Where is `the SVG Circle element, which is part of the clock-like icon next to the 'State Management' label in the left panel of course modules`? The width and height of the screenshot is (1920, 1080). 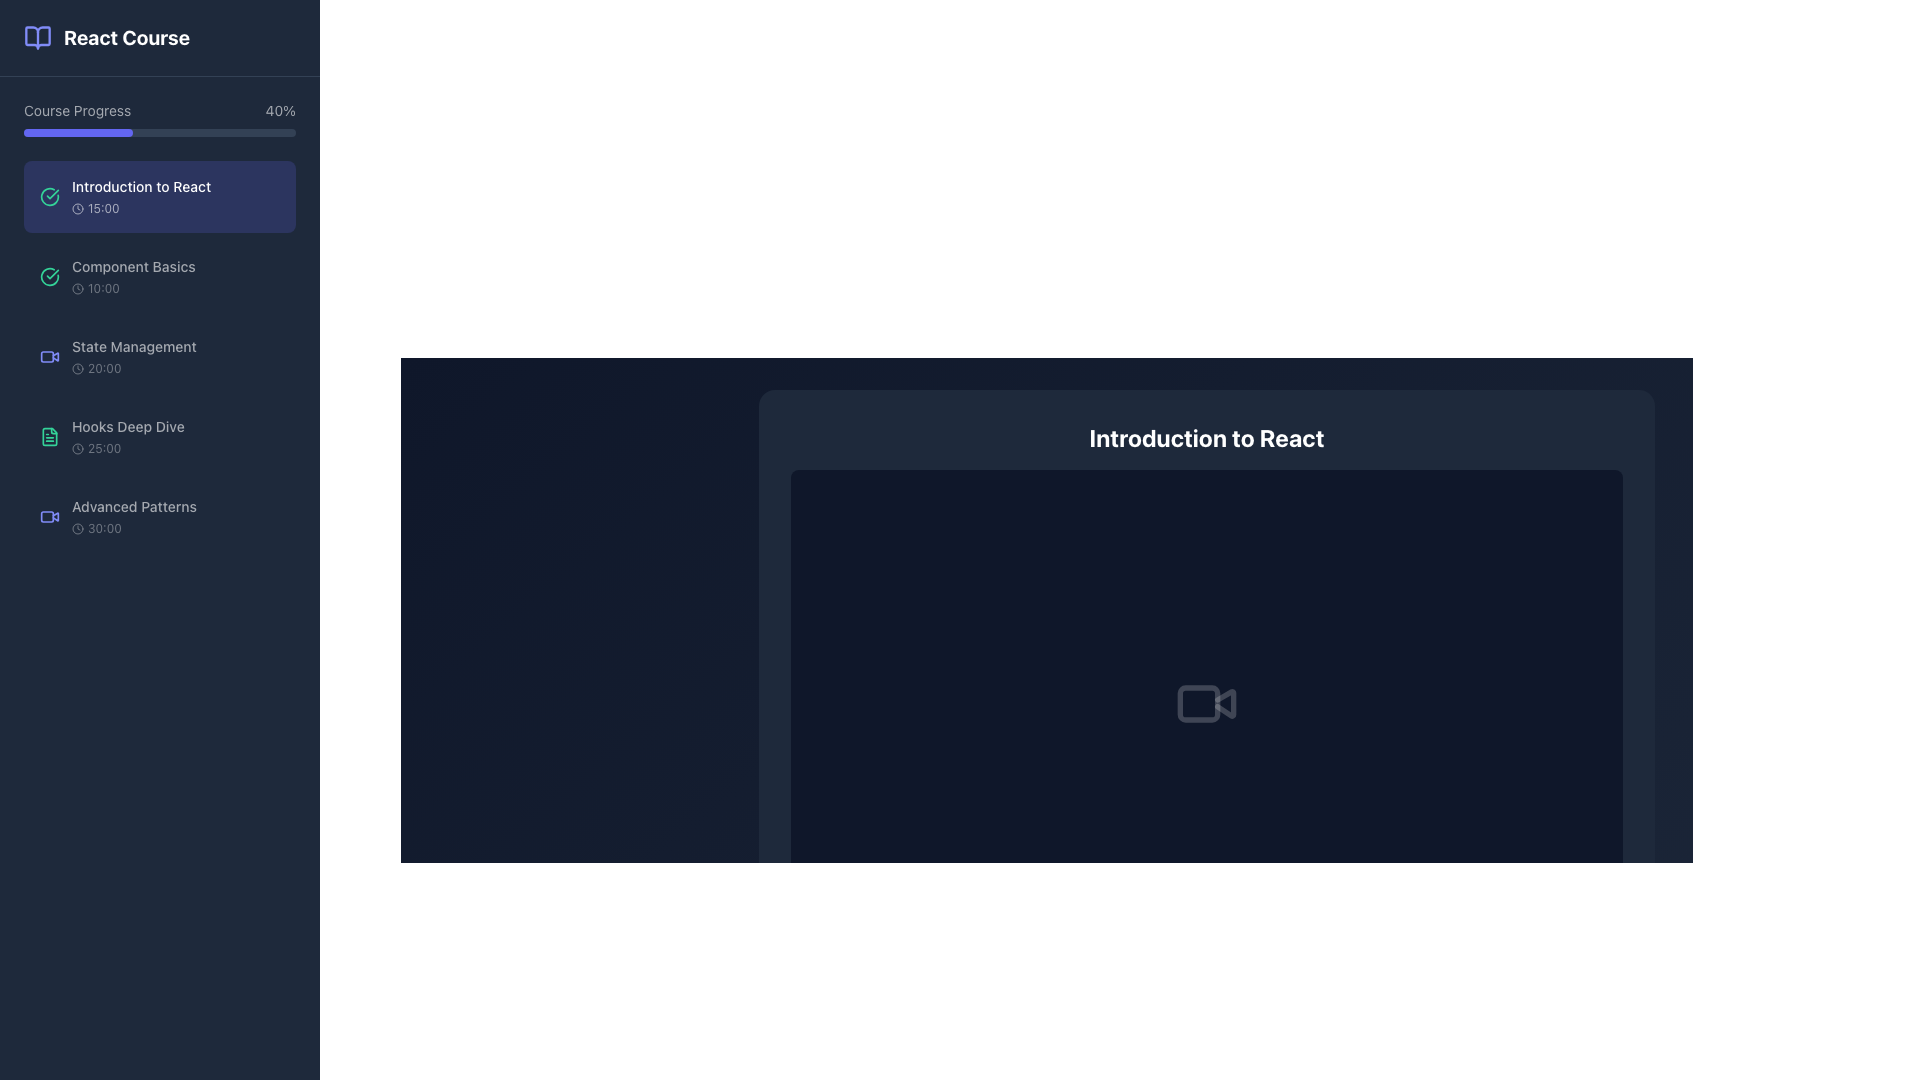
the SVG Circle element, which is part of the clock-like icon next to the 'State Management' label in the left panel of course modules is located at coordinates (77, 369).